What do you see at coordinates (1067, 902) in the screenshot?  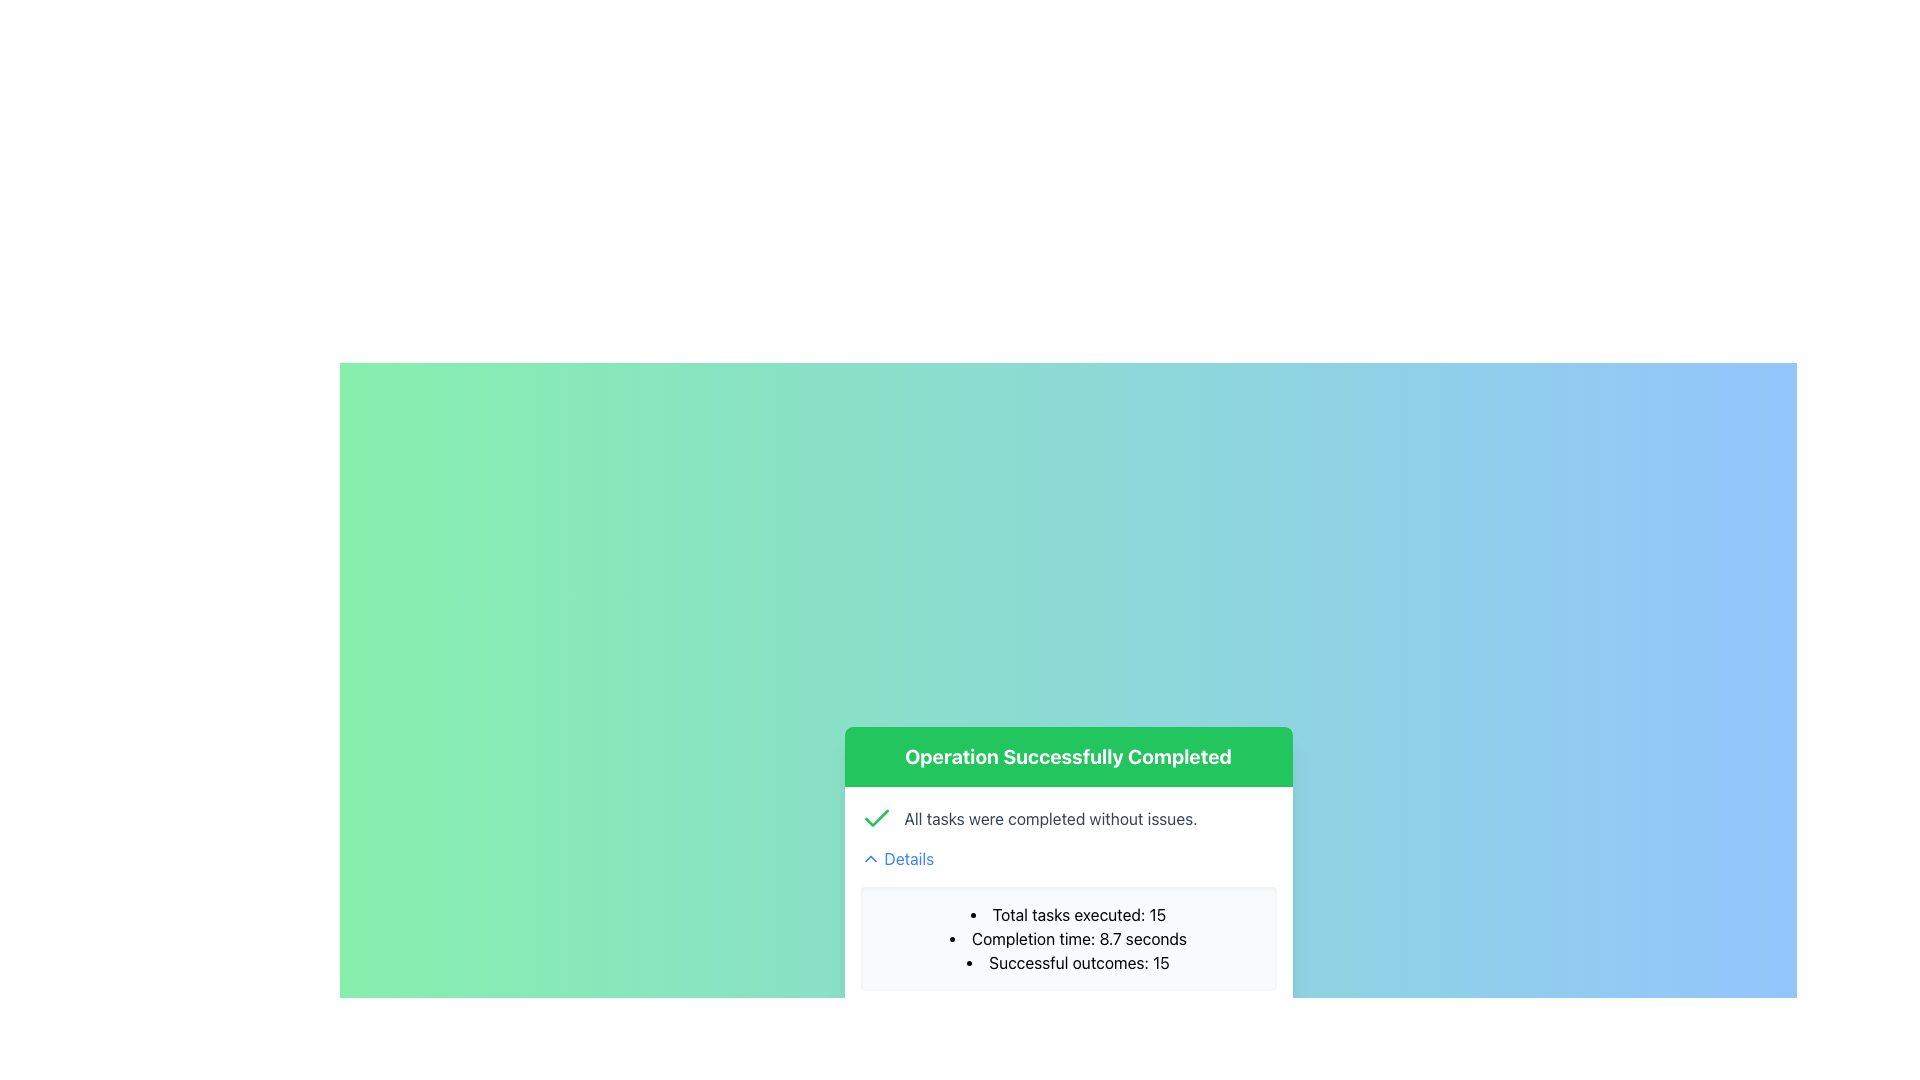 I see `the Informational Box that displays the operation results, located below the green header titled 'Operation Successfully Completed'` at bounding box center [1067, 902].